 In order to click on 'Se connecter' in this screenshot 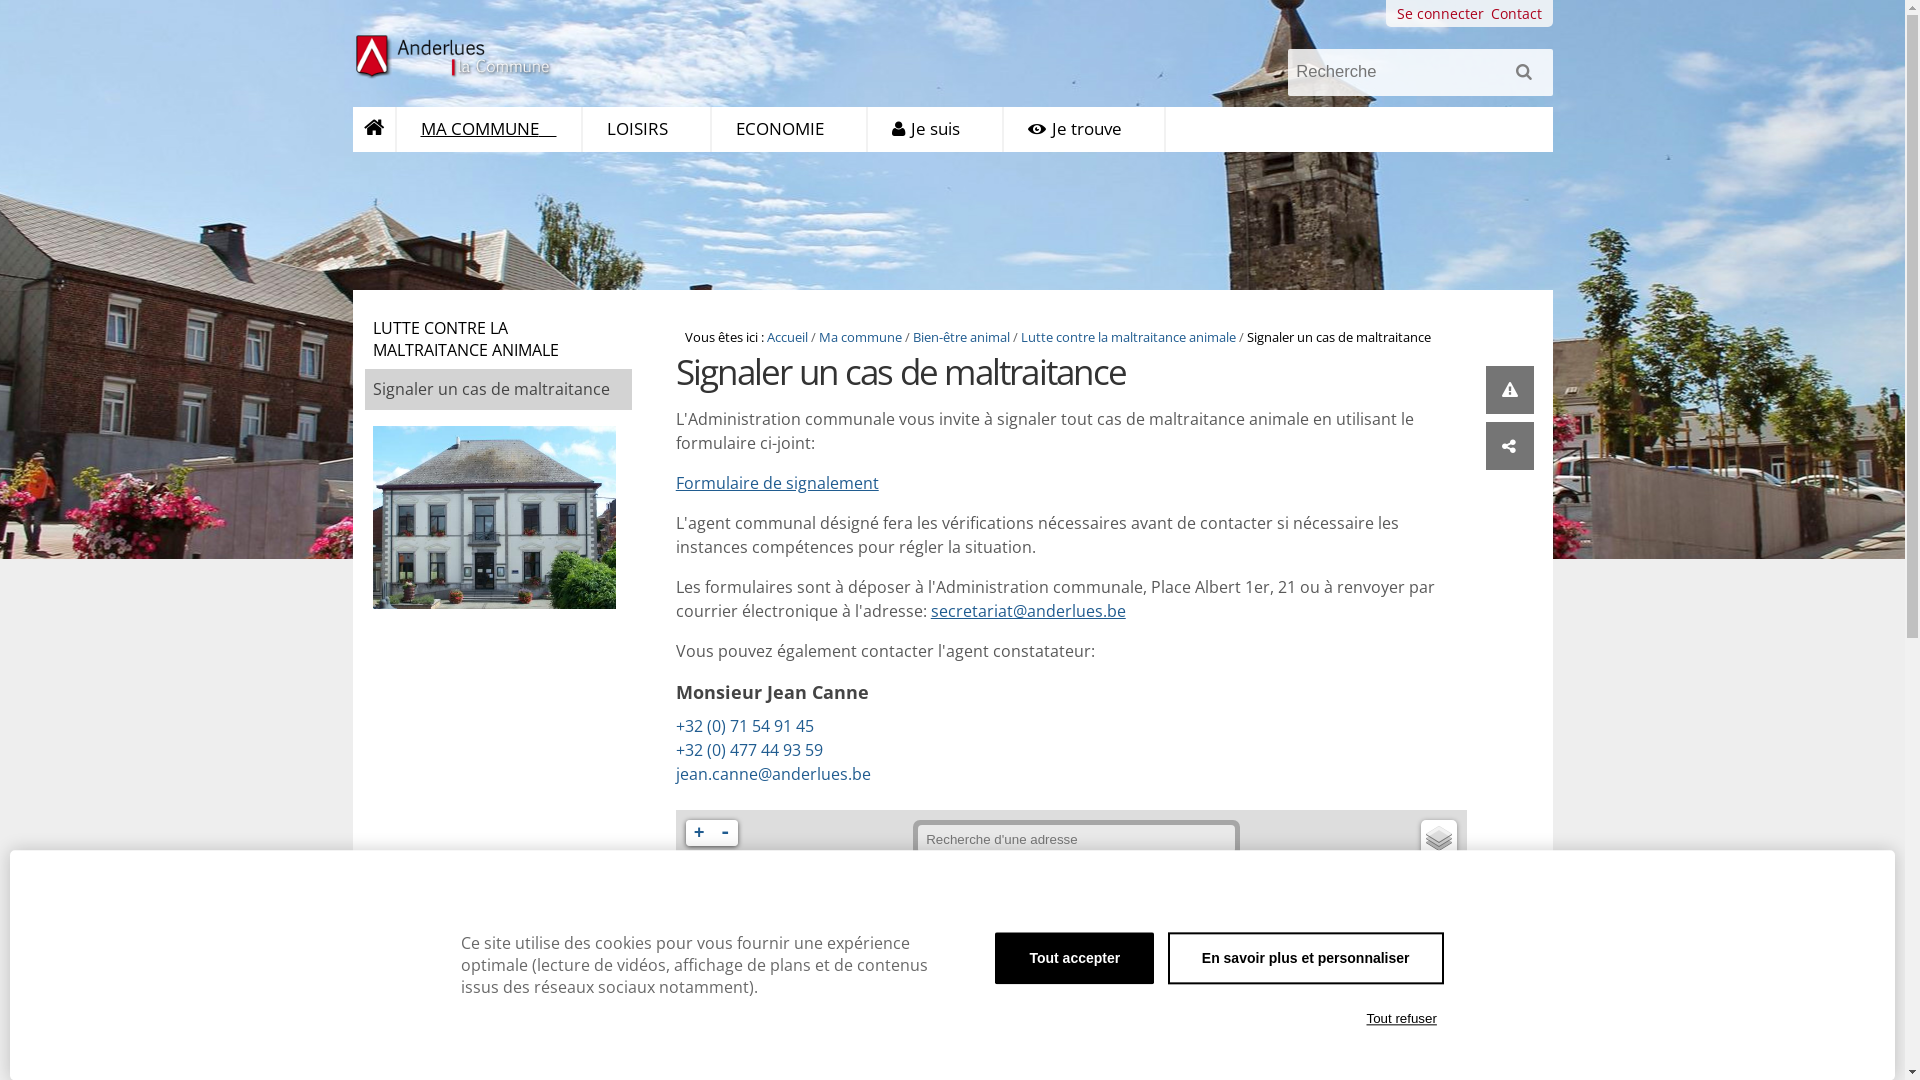, I will do `click(1440, 13)`.